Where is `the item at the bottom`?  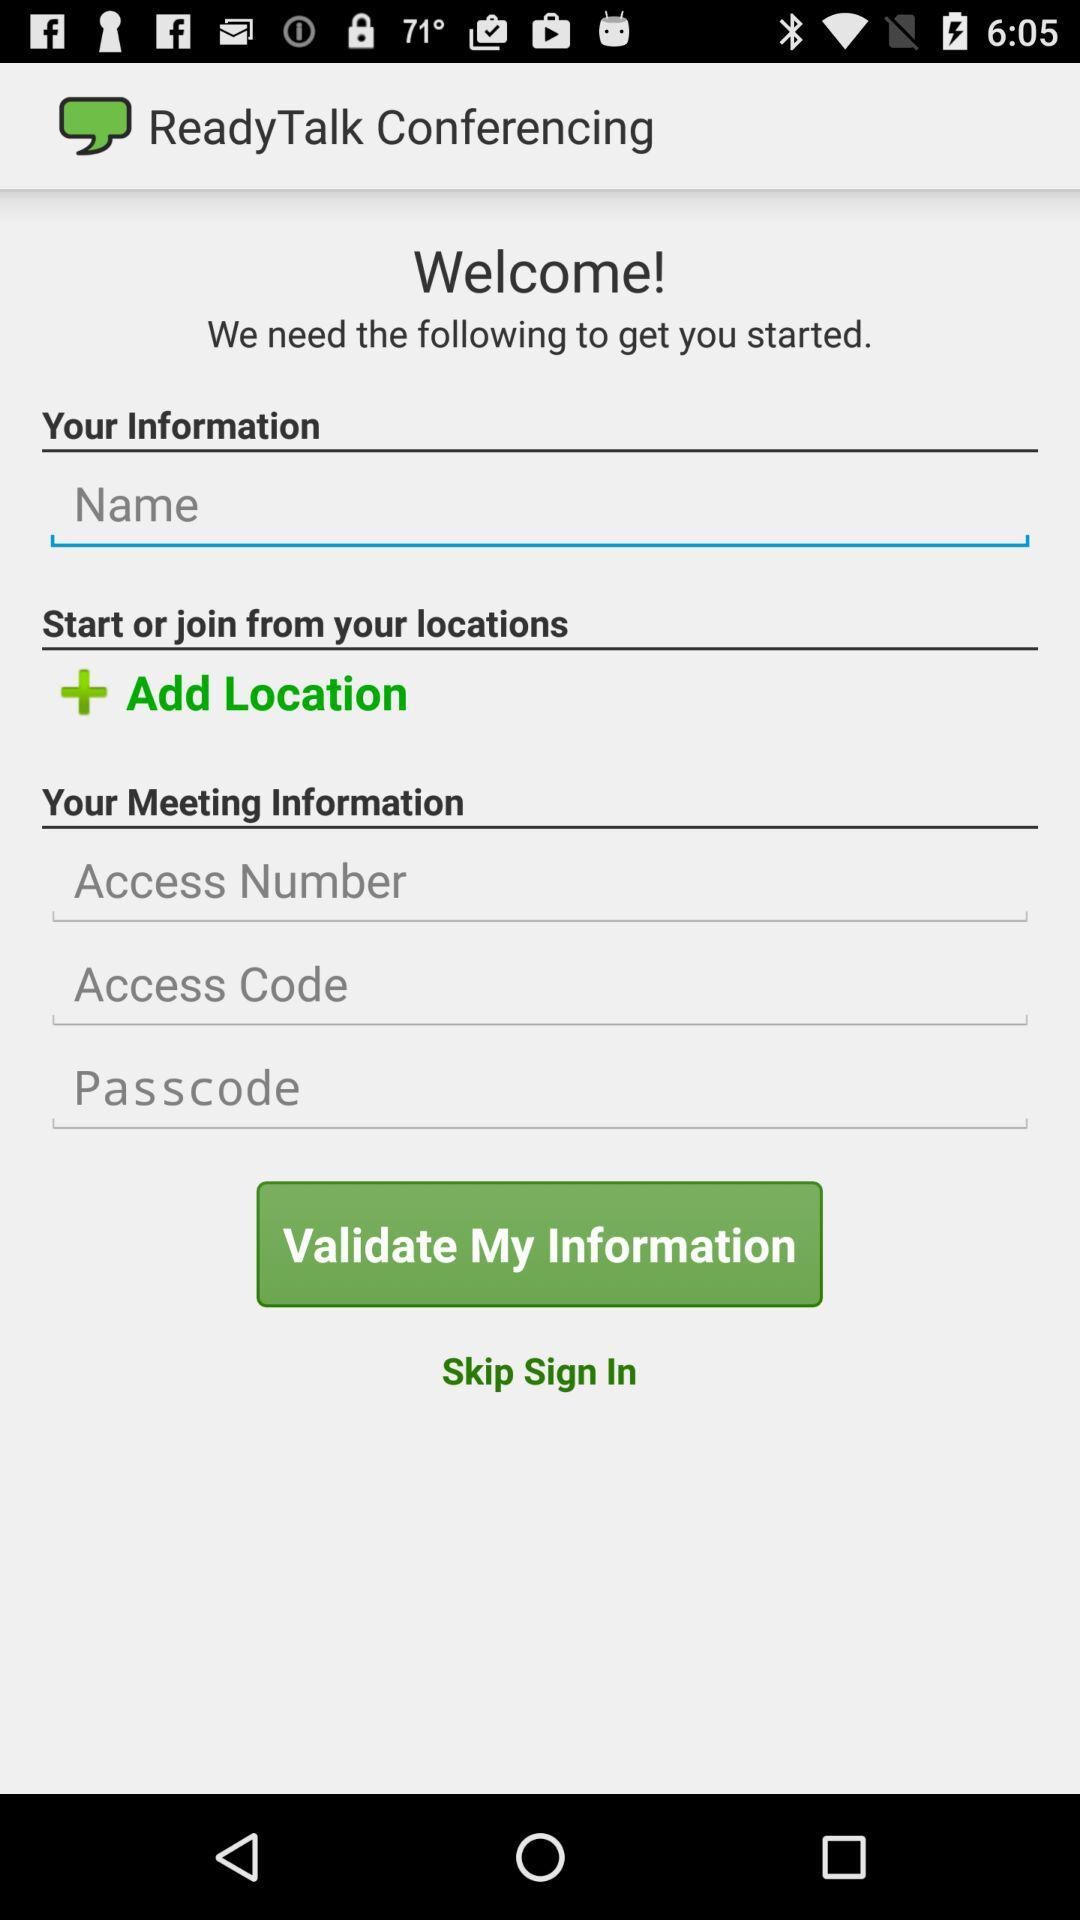
the item at the bottom is located at coordinates (538, 1369).